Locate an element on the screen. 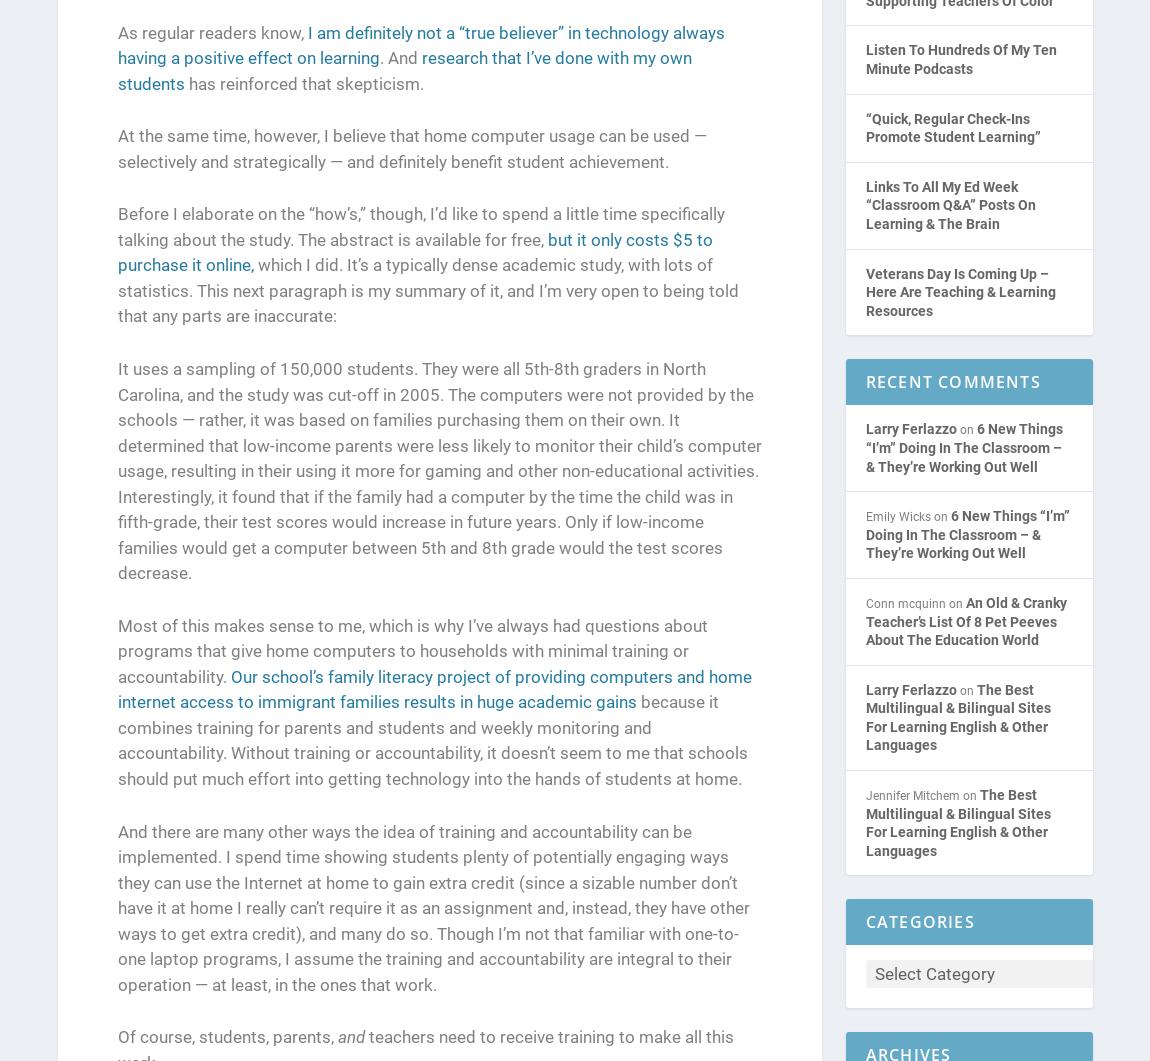 This screenshot has width=1150, height=1061. 'Listen To Hundreds Of My Ten Minute Podcasts' is located at coordinates (865, 60).